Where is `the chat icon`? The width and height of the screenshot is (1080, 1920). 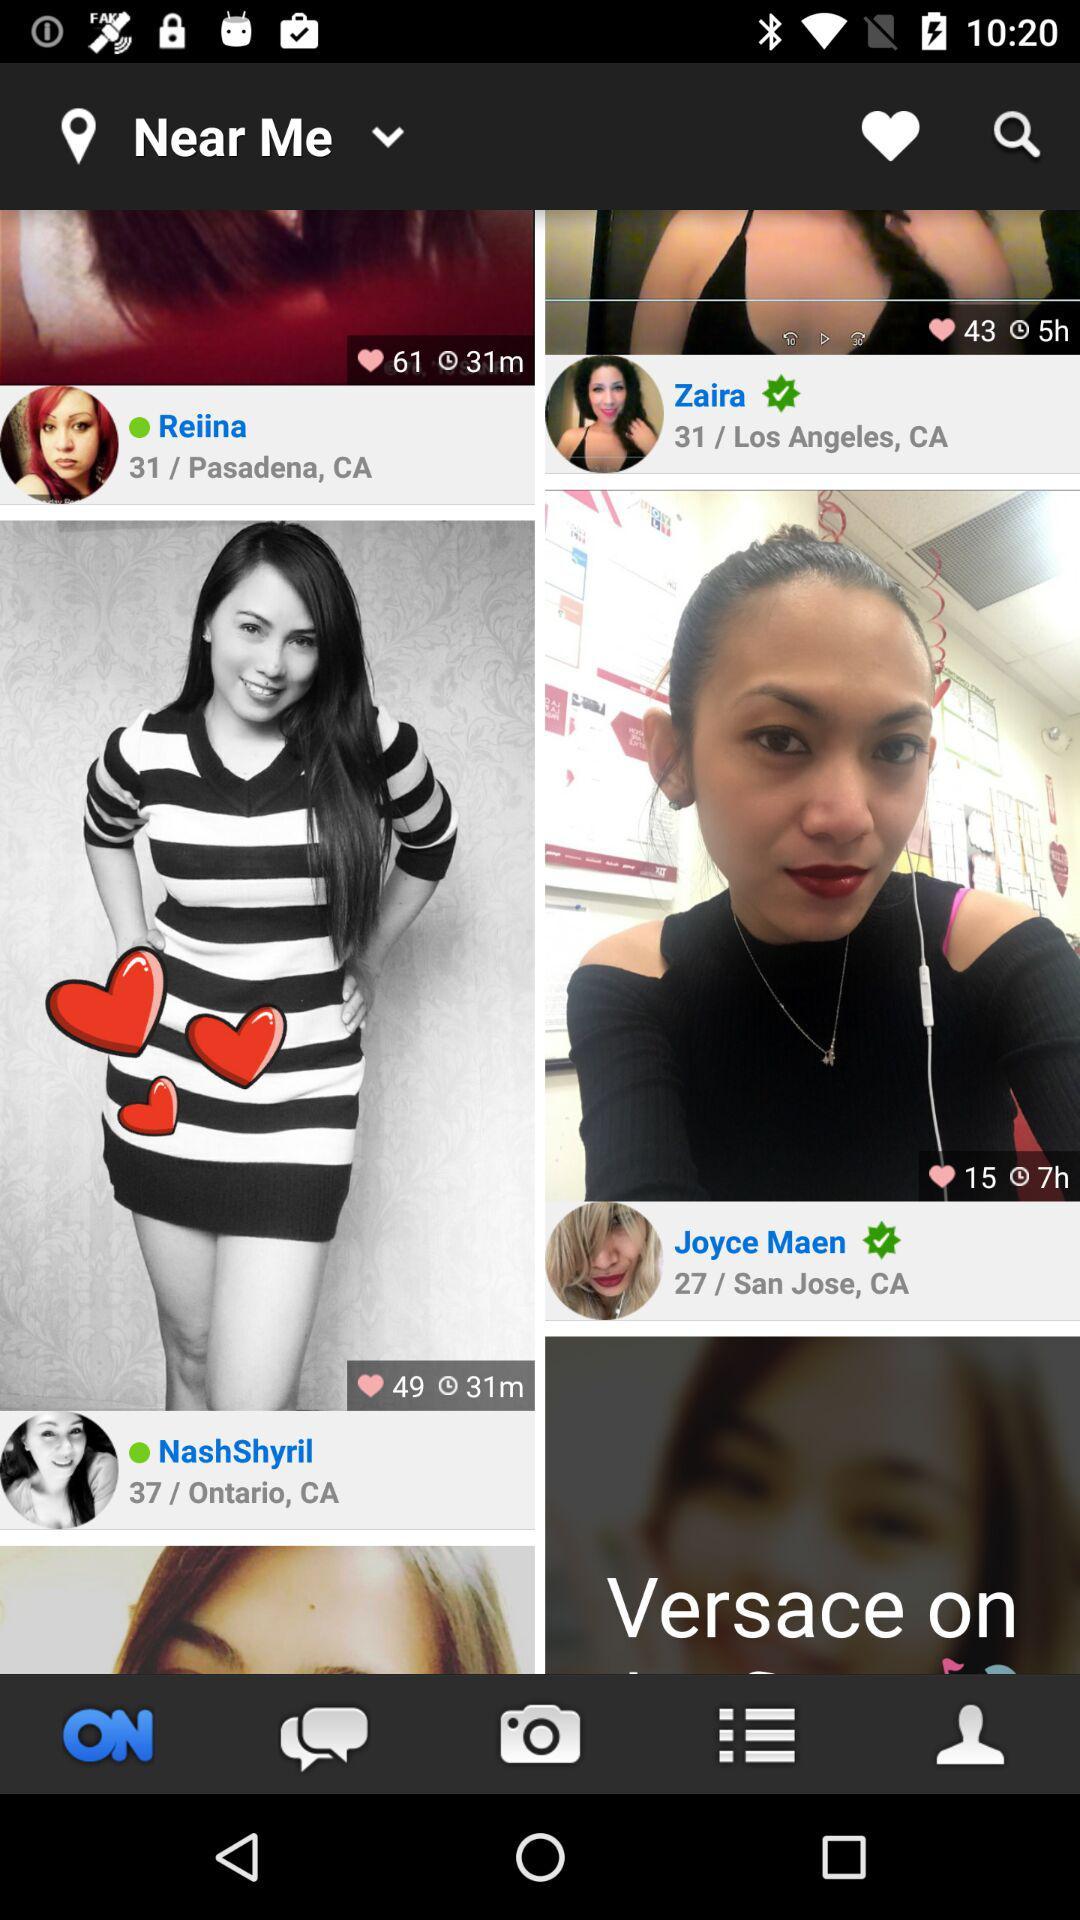
the chat icon is located at coordinates (323, 1733).